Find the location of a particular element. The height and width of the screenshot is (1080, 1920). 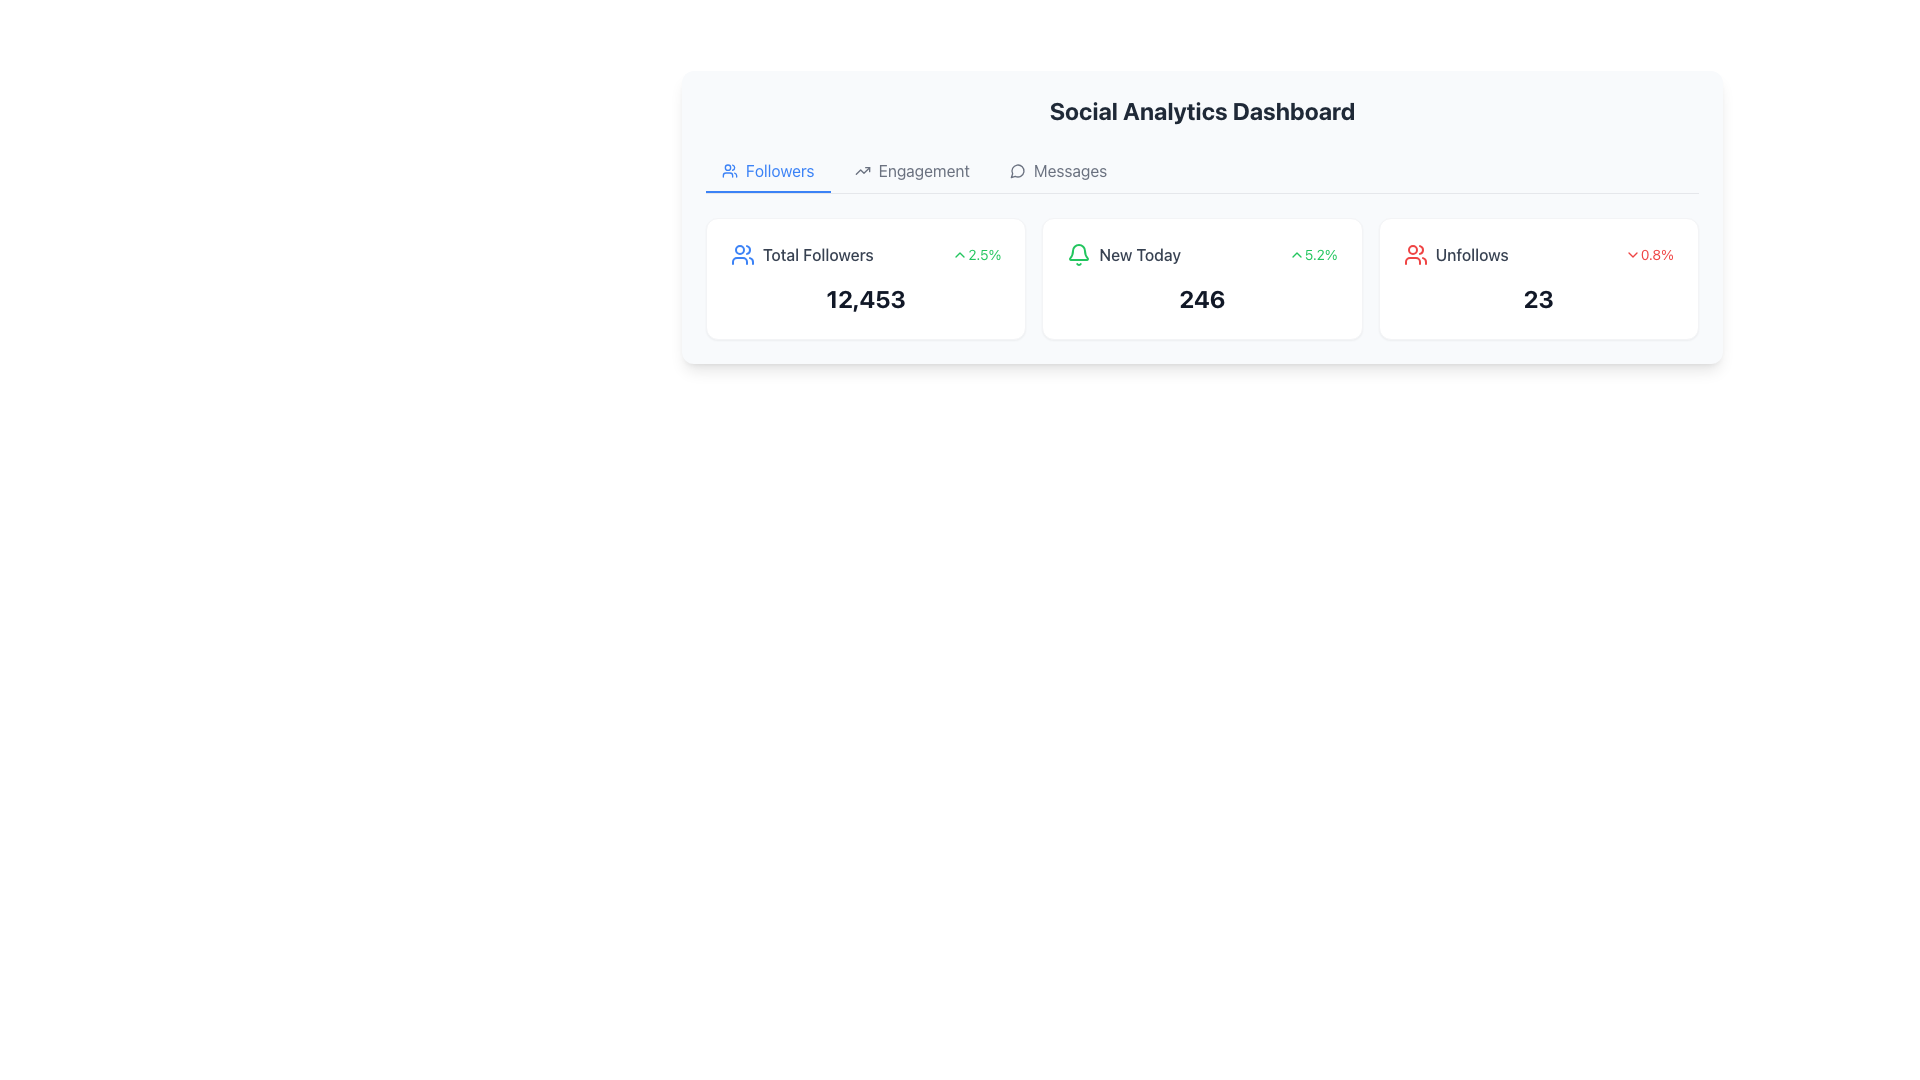

the leftmost Information Card in the Social Analytics Dashboard, which features a white background, rounded corners, and displays 'Total Followers' with a green upward percentage indicator and the number '12,453' is located at coordinates (866, 278).